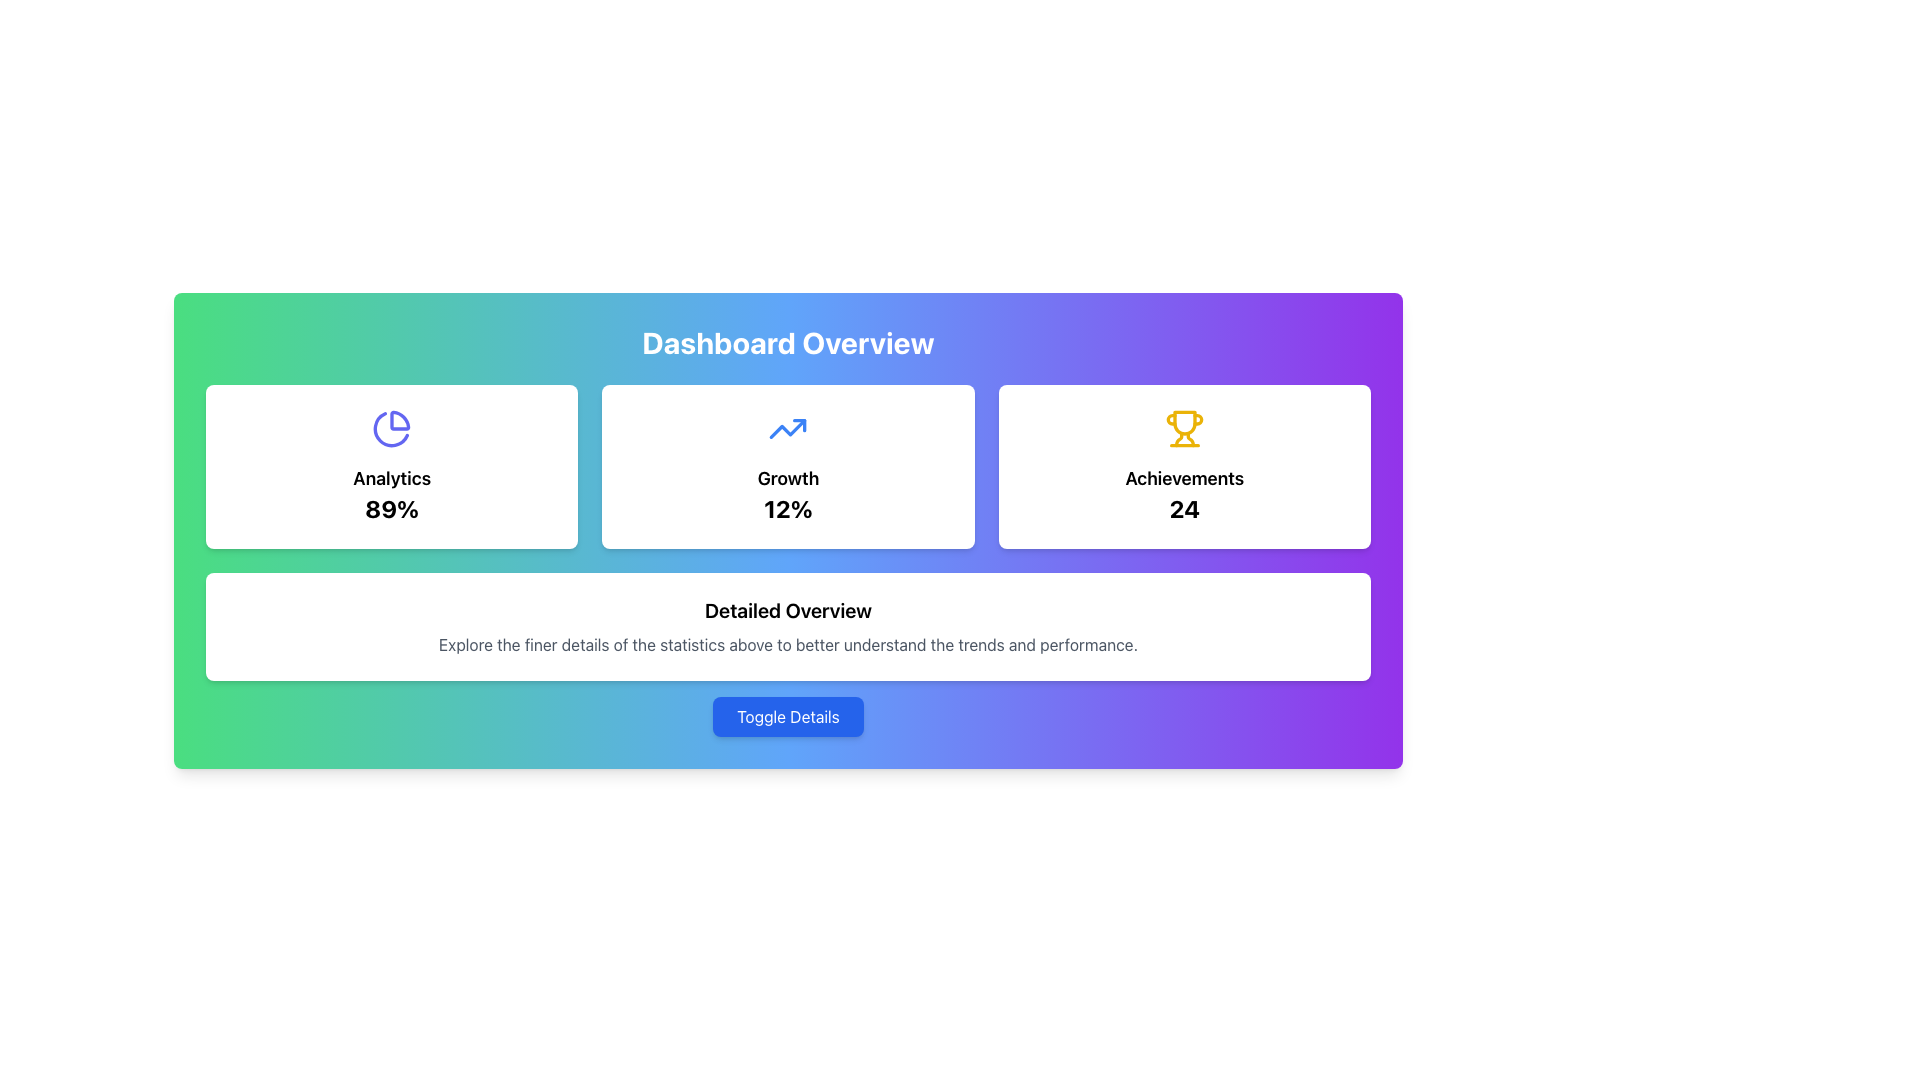 The image size is (1920, 1080). Describe the element at coordinates (787, 427) in the screenshot. I see `the blue line graph icon representing an upward trend located under 'Growth 12%' in the middle card` at that location.